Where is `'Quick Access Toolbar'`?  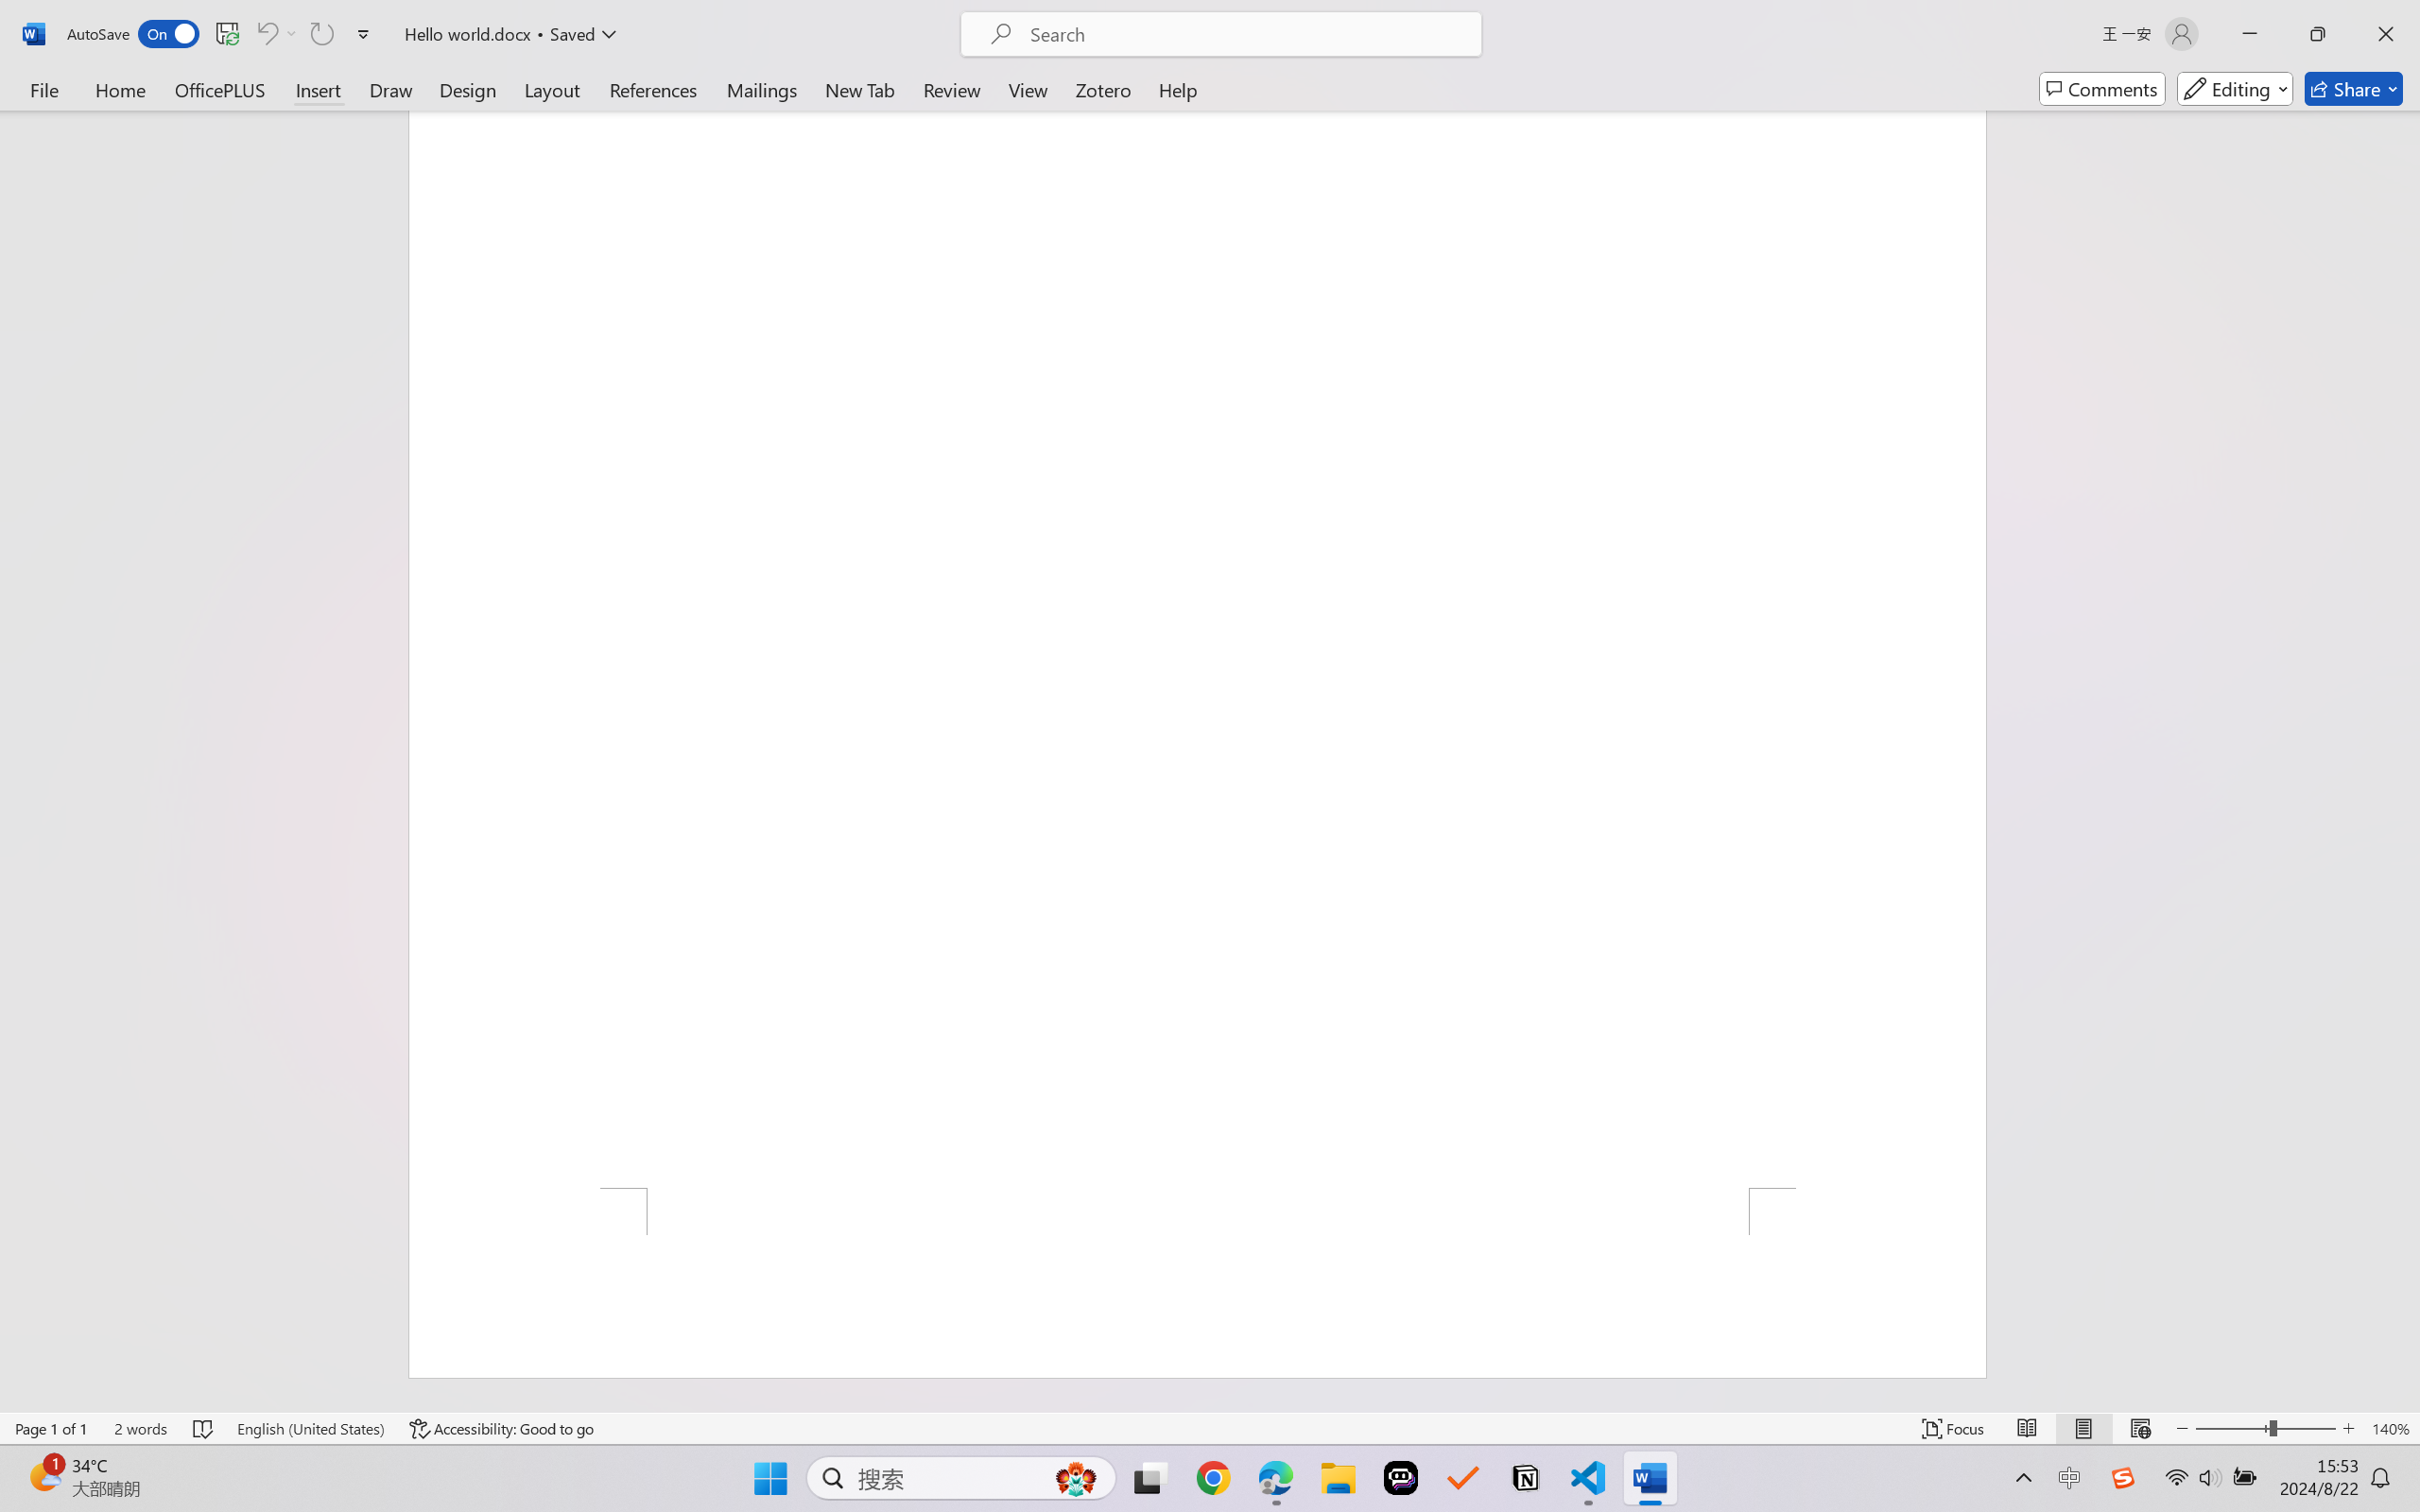
'Quick Access Toolbar' is located at coordinates (222, 33).